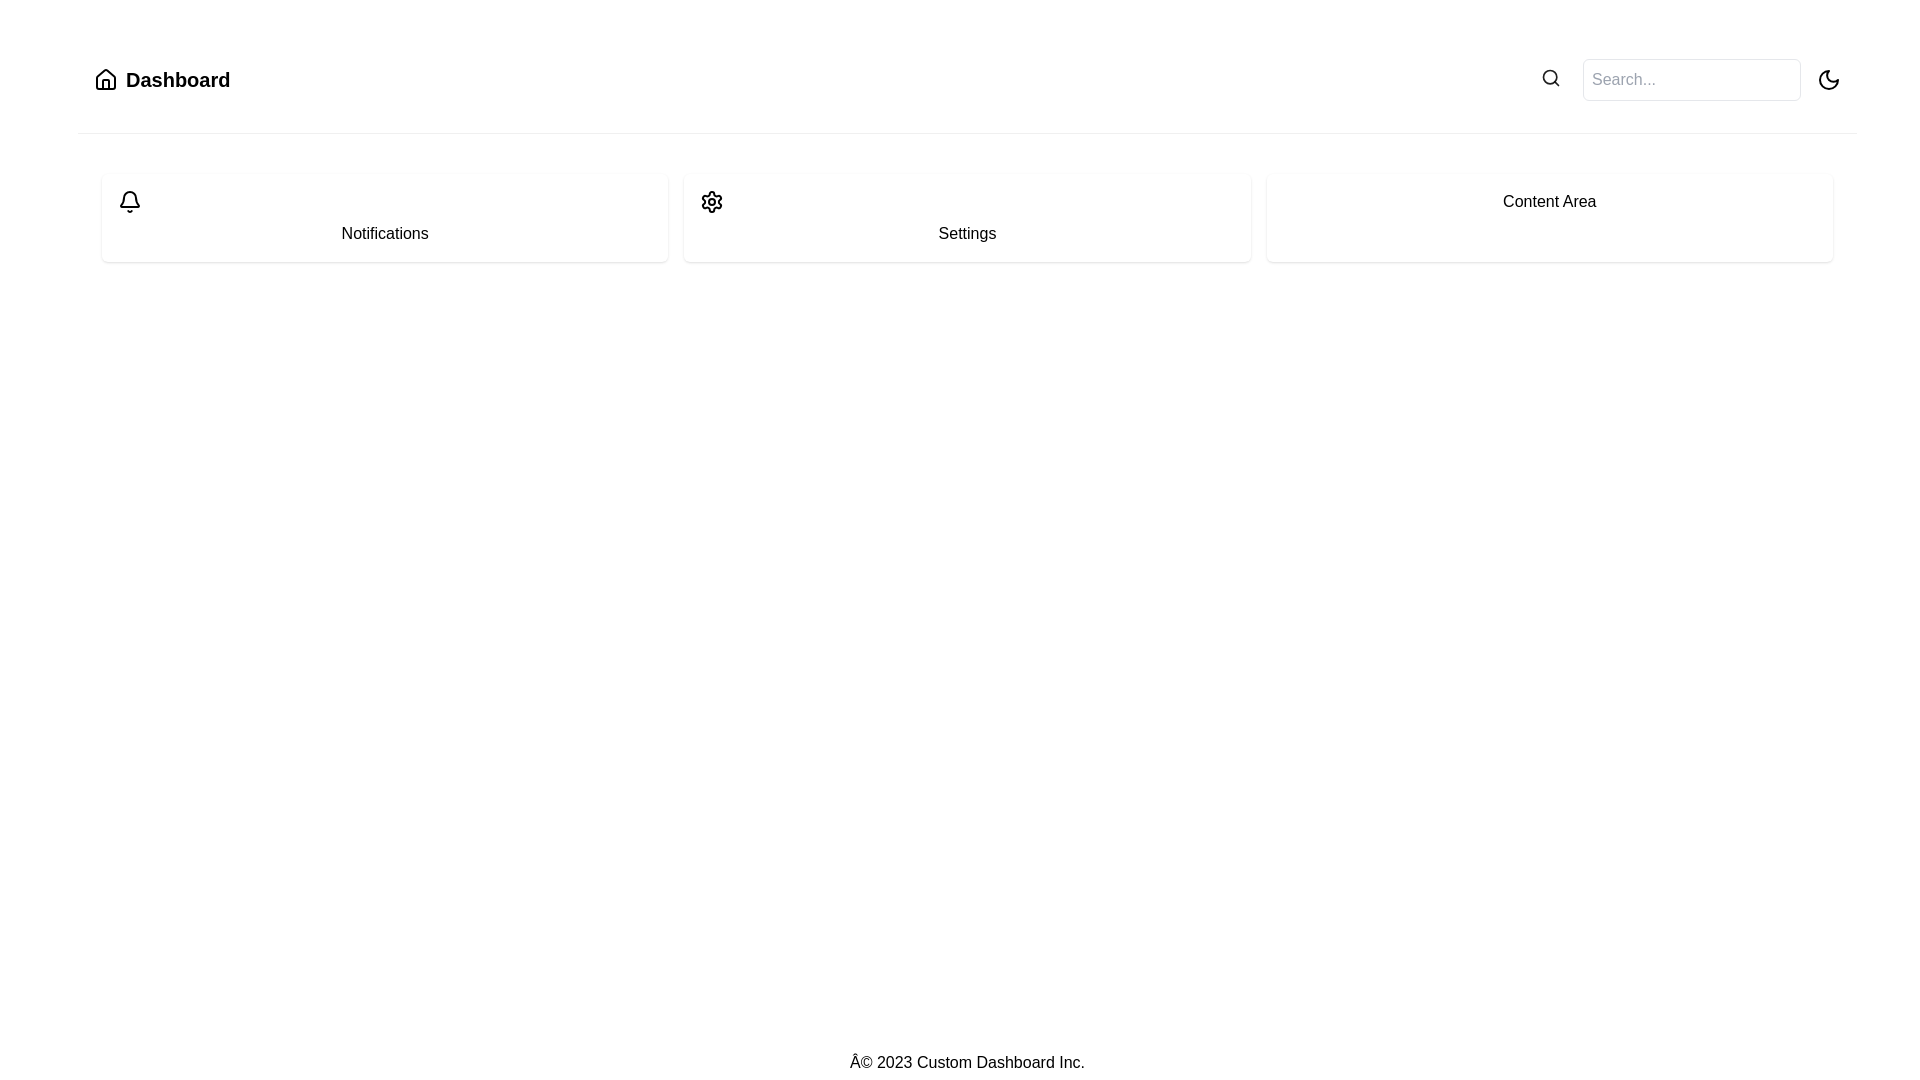 The width and height of the screenshot is (1920, 1080). What do you see at coordinates (104, 79) in the screenshot?
I see `the navigational icon located in the top-left corner of the page, positioned to the left of the word 'Dashboard'` at bounding box center [104, 79].